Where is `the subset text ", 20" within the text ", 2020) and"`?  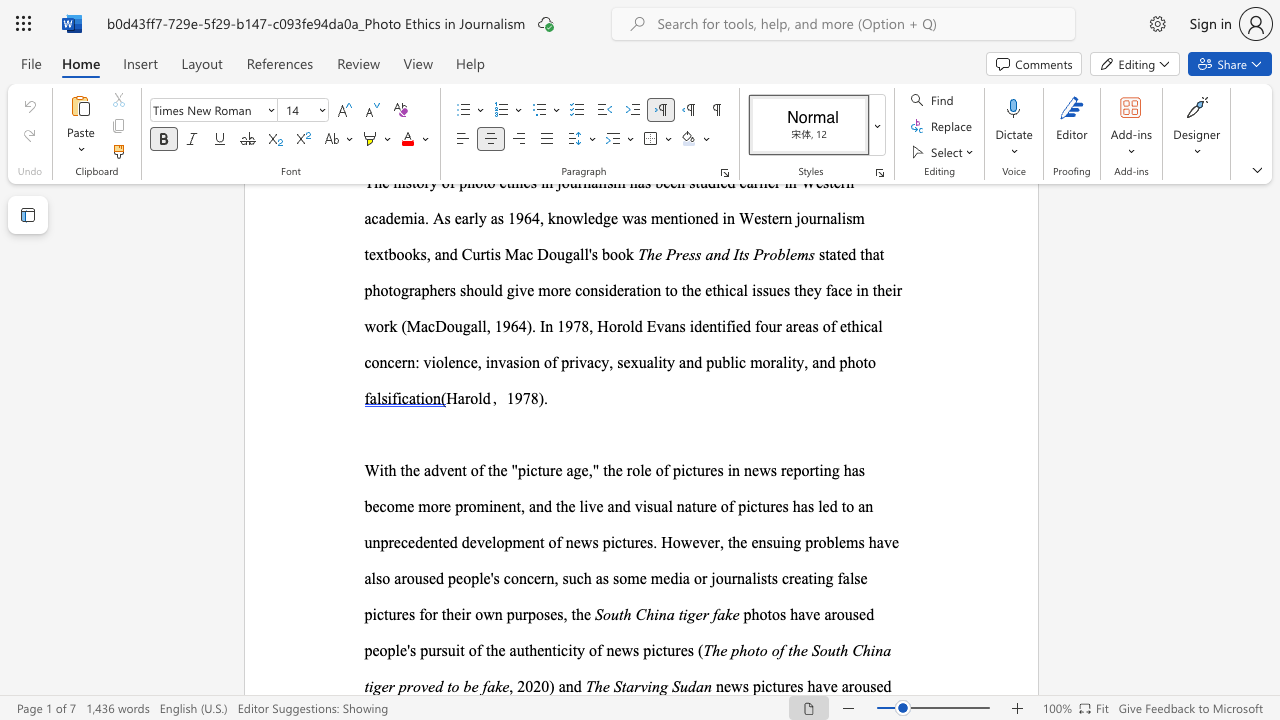
the subset text ", 20" within the text ", 2020) and" is located at coordinates (509, 685).